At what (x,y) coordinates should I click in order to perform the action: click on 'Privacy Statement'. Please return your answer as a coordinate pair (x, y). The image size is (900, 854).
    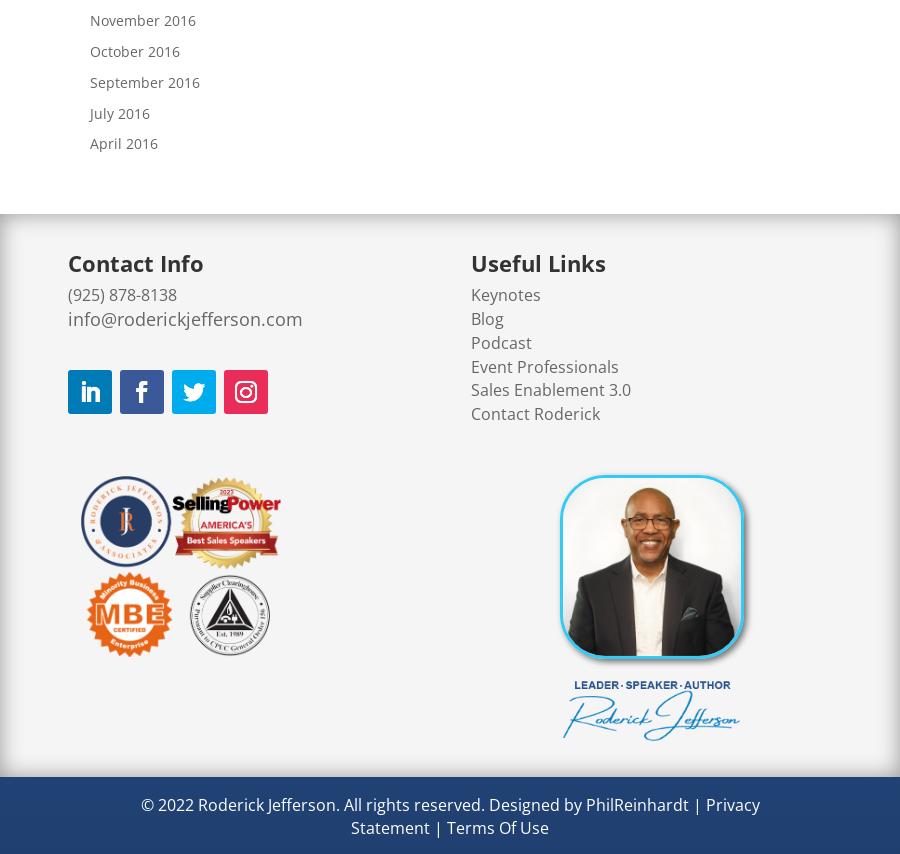
    Looking at the image, I should click on (554, 814).